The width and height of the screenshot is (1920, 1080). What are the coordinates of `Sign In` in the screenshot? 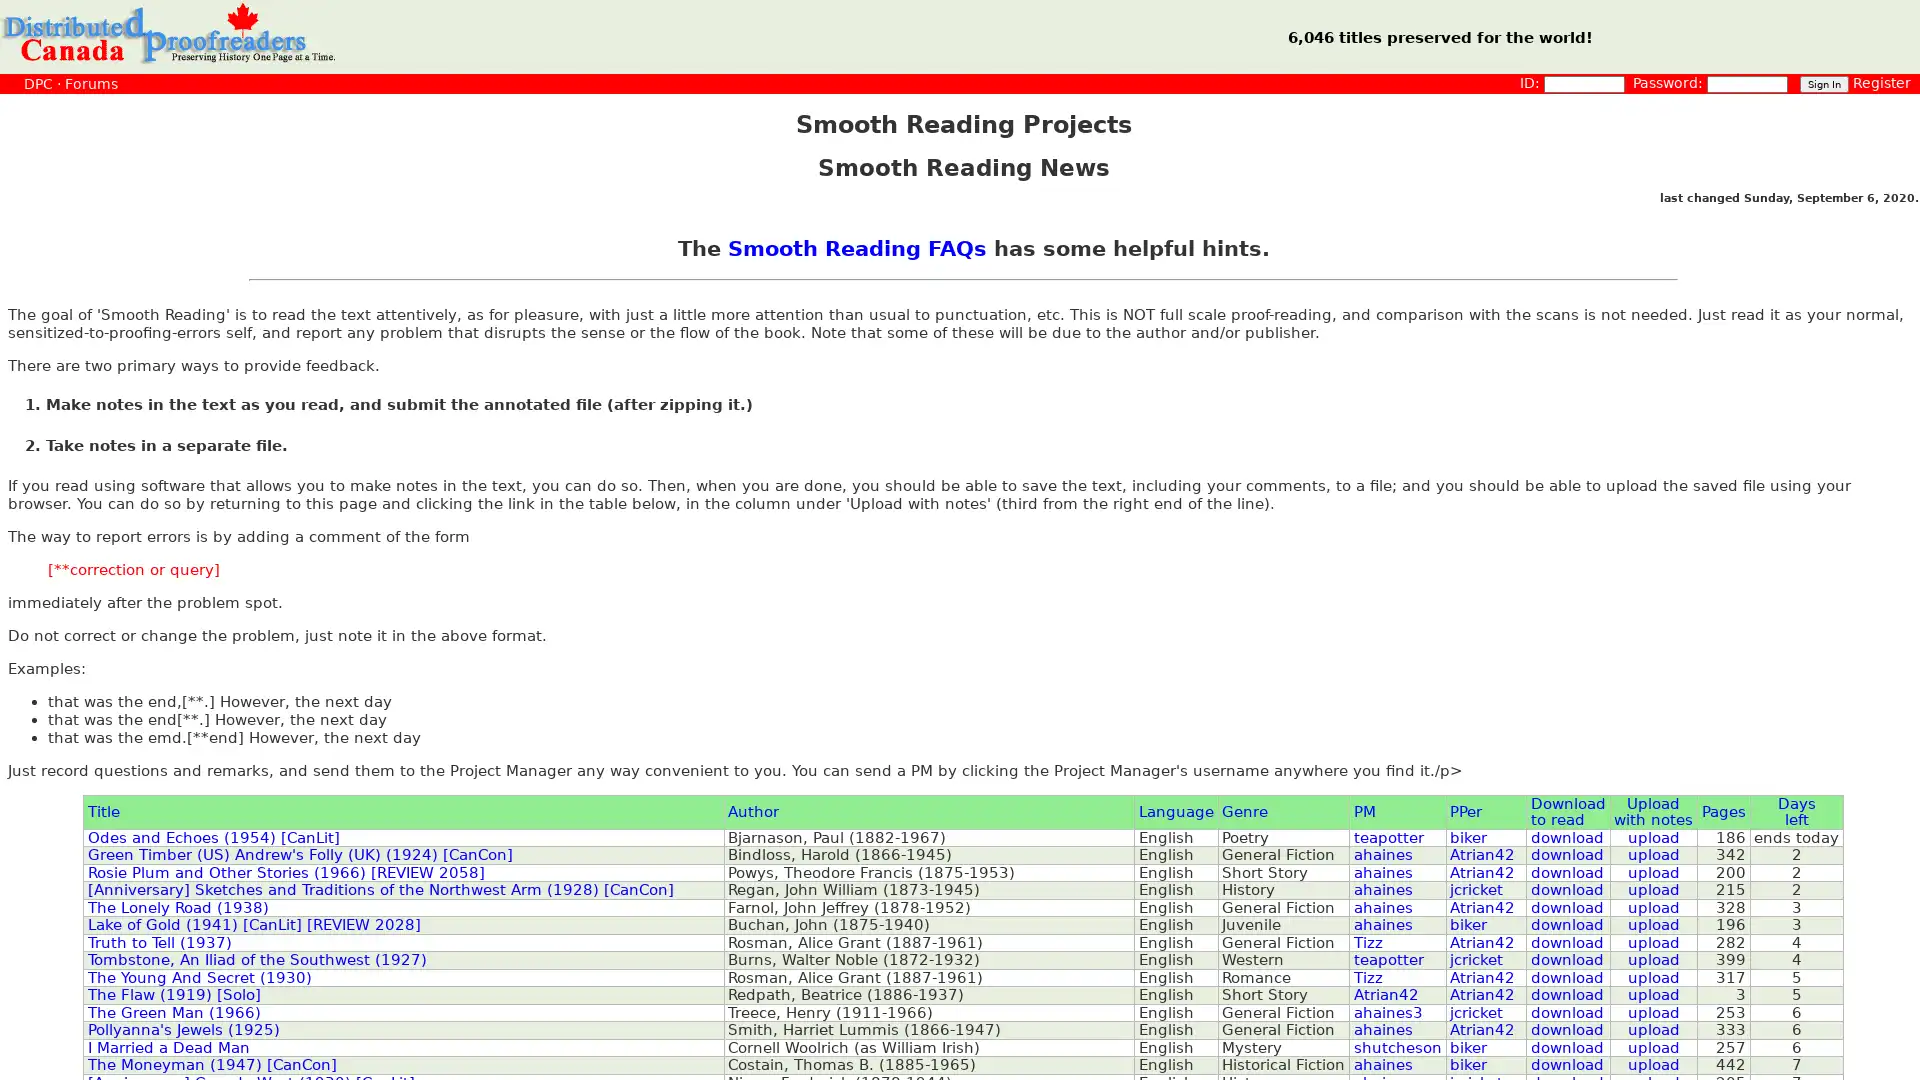 It's located at (1824, 83).